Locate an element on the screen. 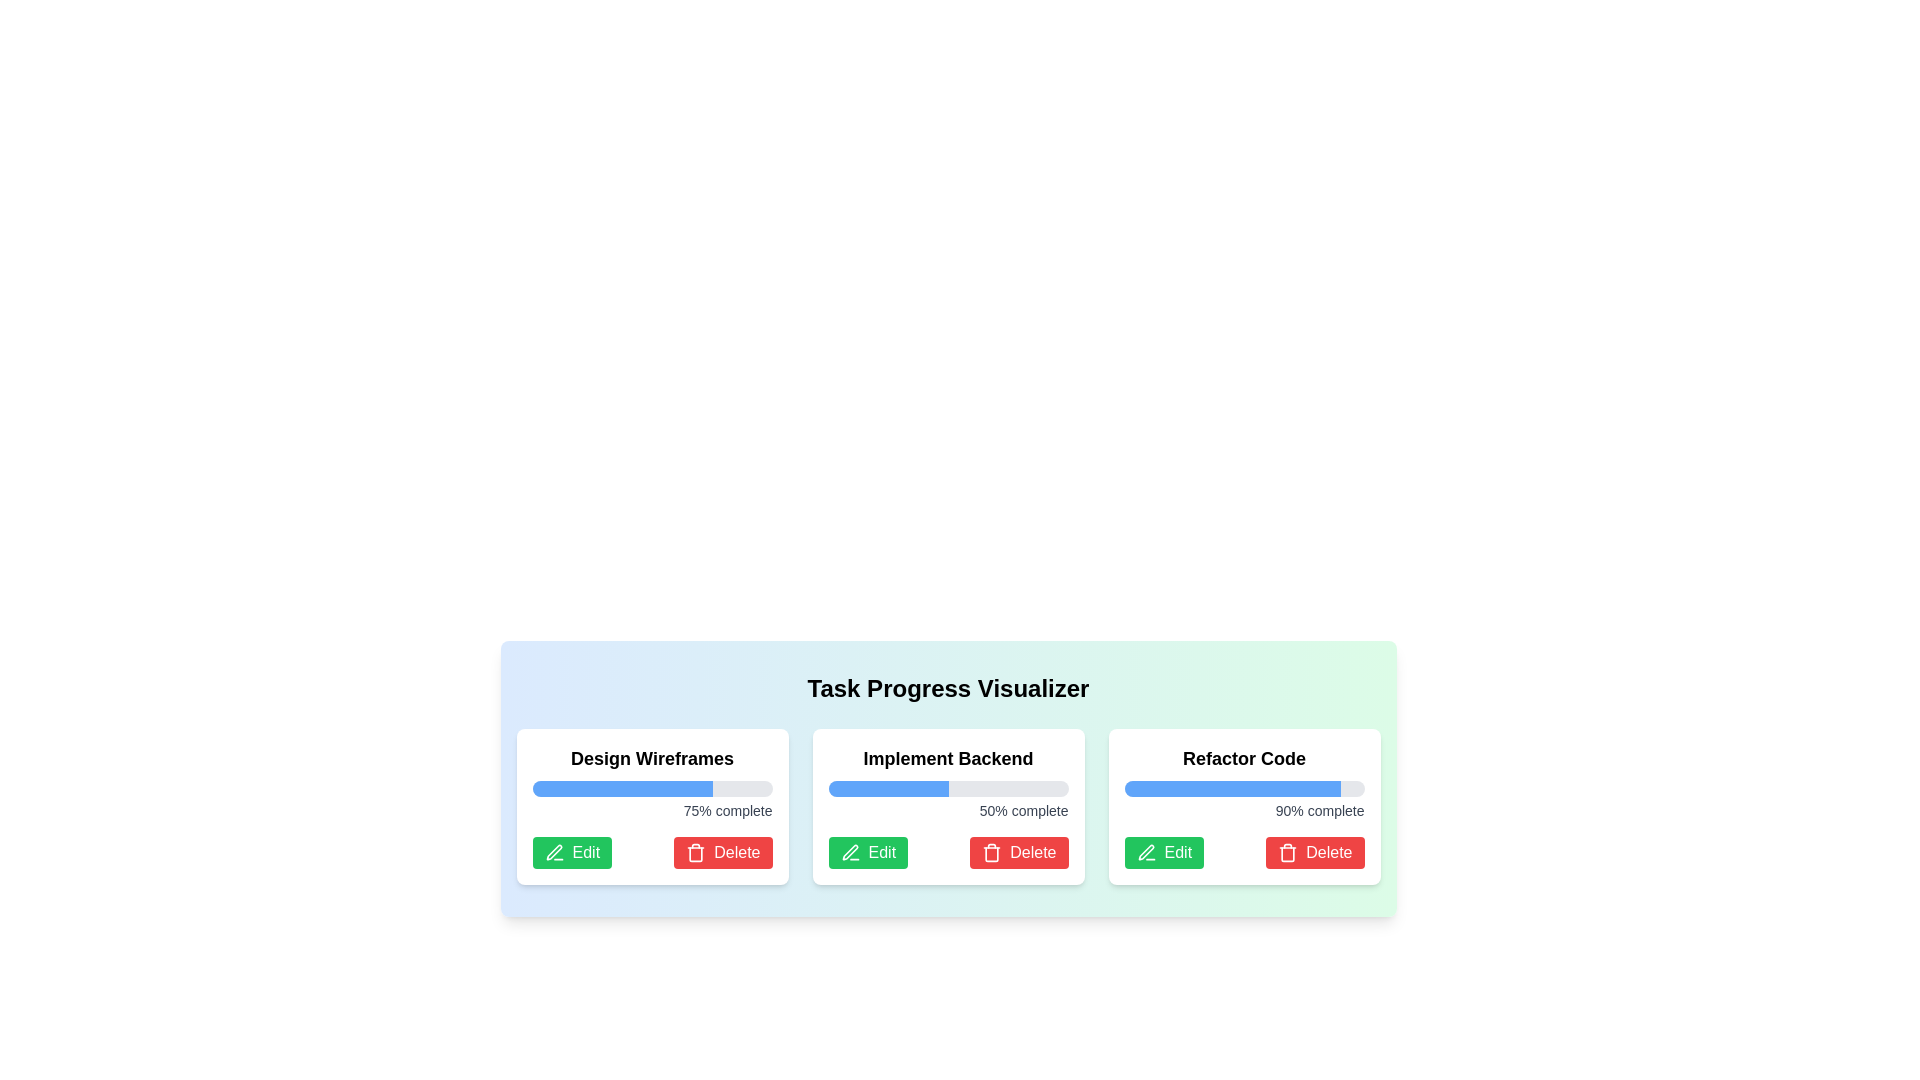 This screenshot has width=1920, height=1080. the delete SVG icon located inside the 'Delete' button beneath the task titled 'Design Wireframes' is located at coordinates (696, 854).